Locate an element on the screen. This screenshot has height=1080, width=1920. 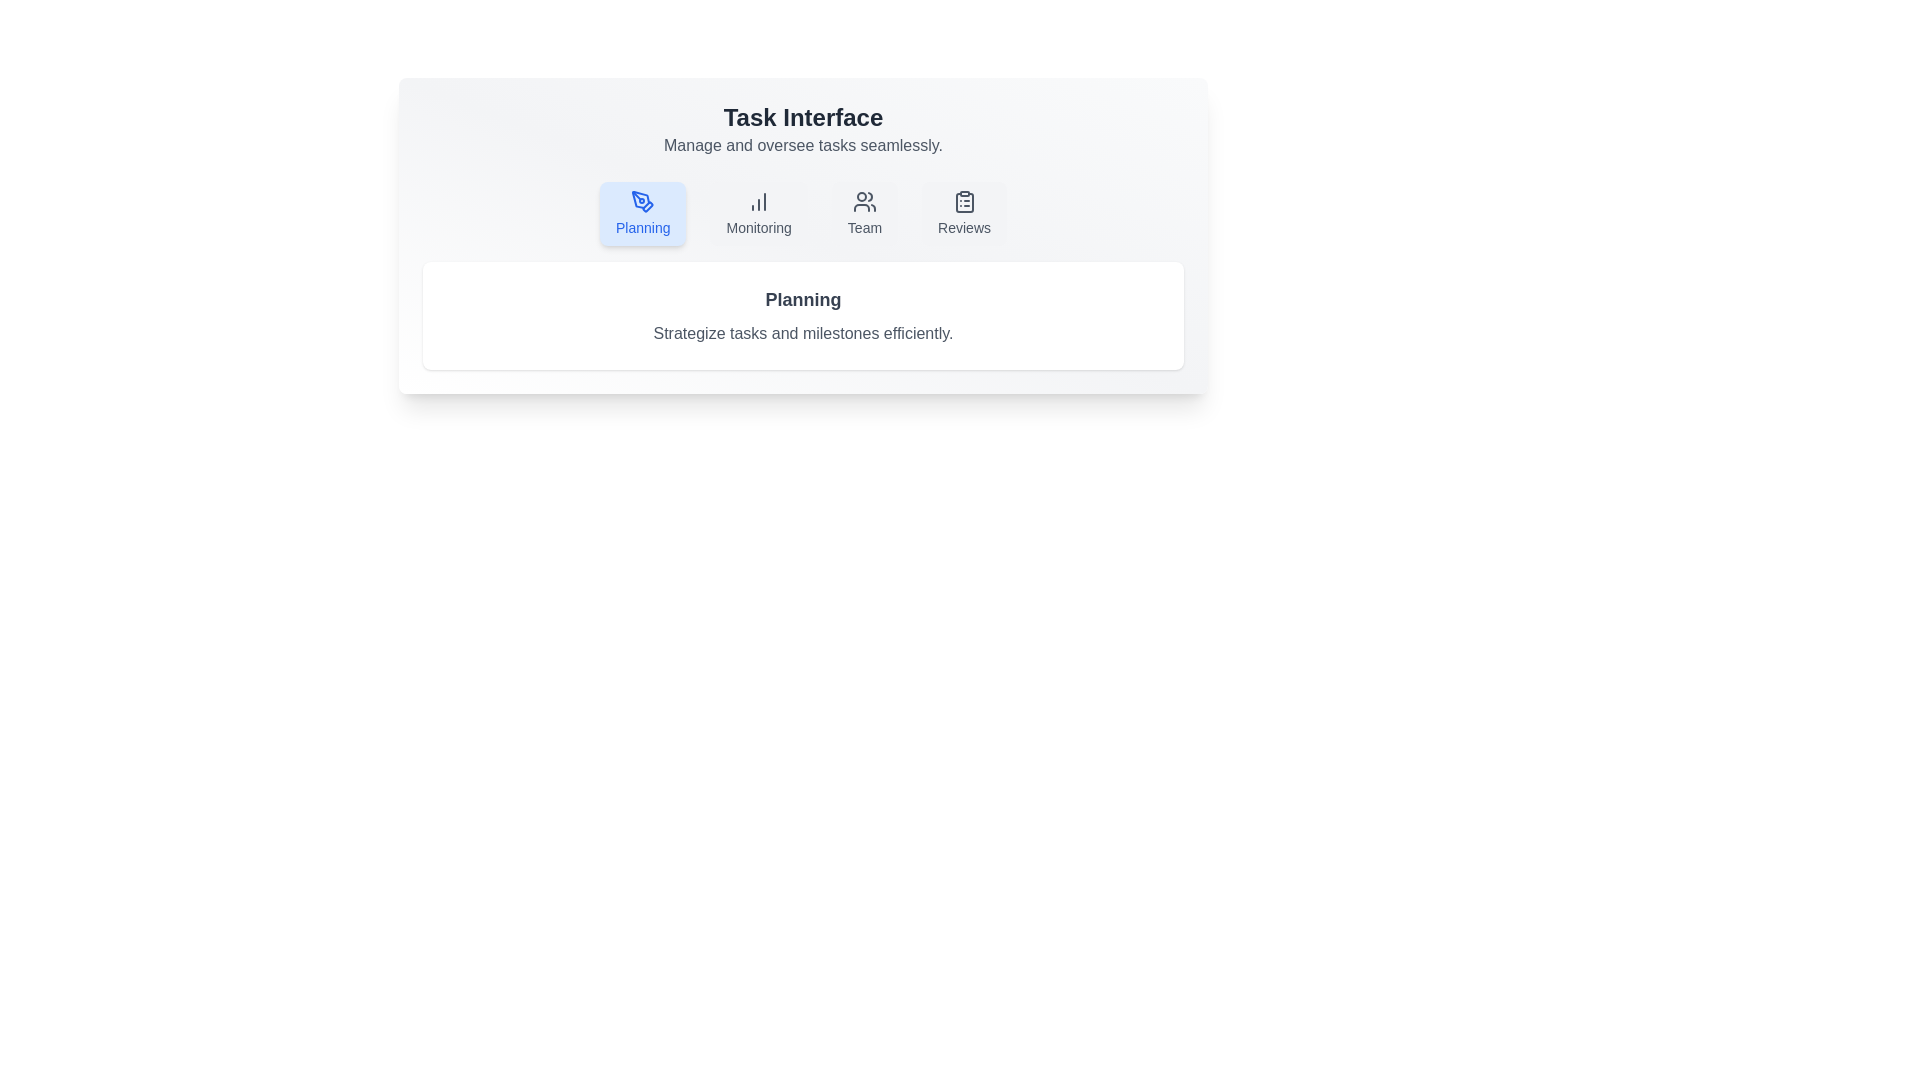
the Monitoring tab to navigate to its content is located at coordinates (757, 213).